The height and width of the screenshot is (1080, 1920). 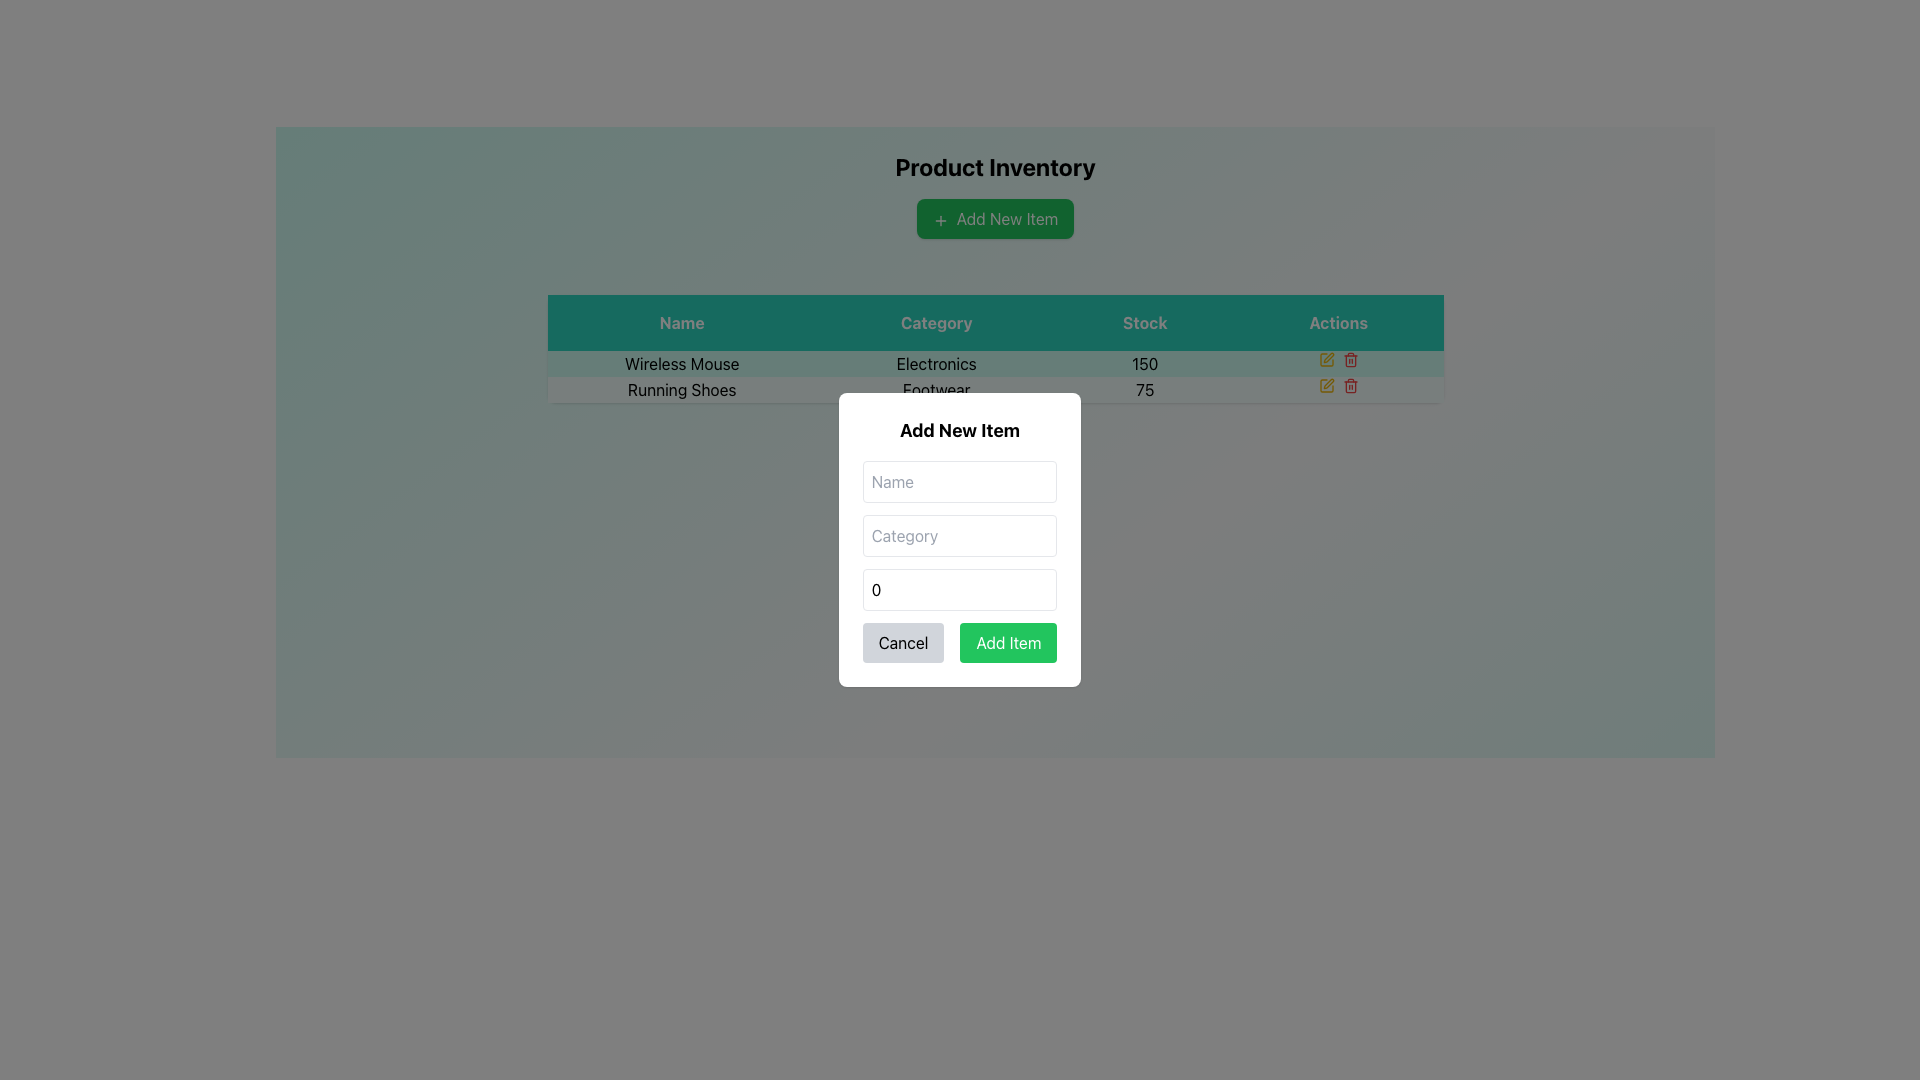 I want to click on the third input field for numeric stock quantity in the modal window to focus on it, so click(x=960, y=589).